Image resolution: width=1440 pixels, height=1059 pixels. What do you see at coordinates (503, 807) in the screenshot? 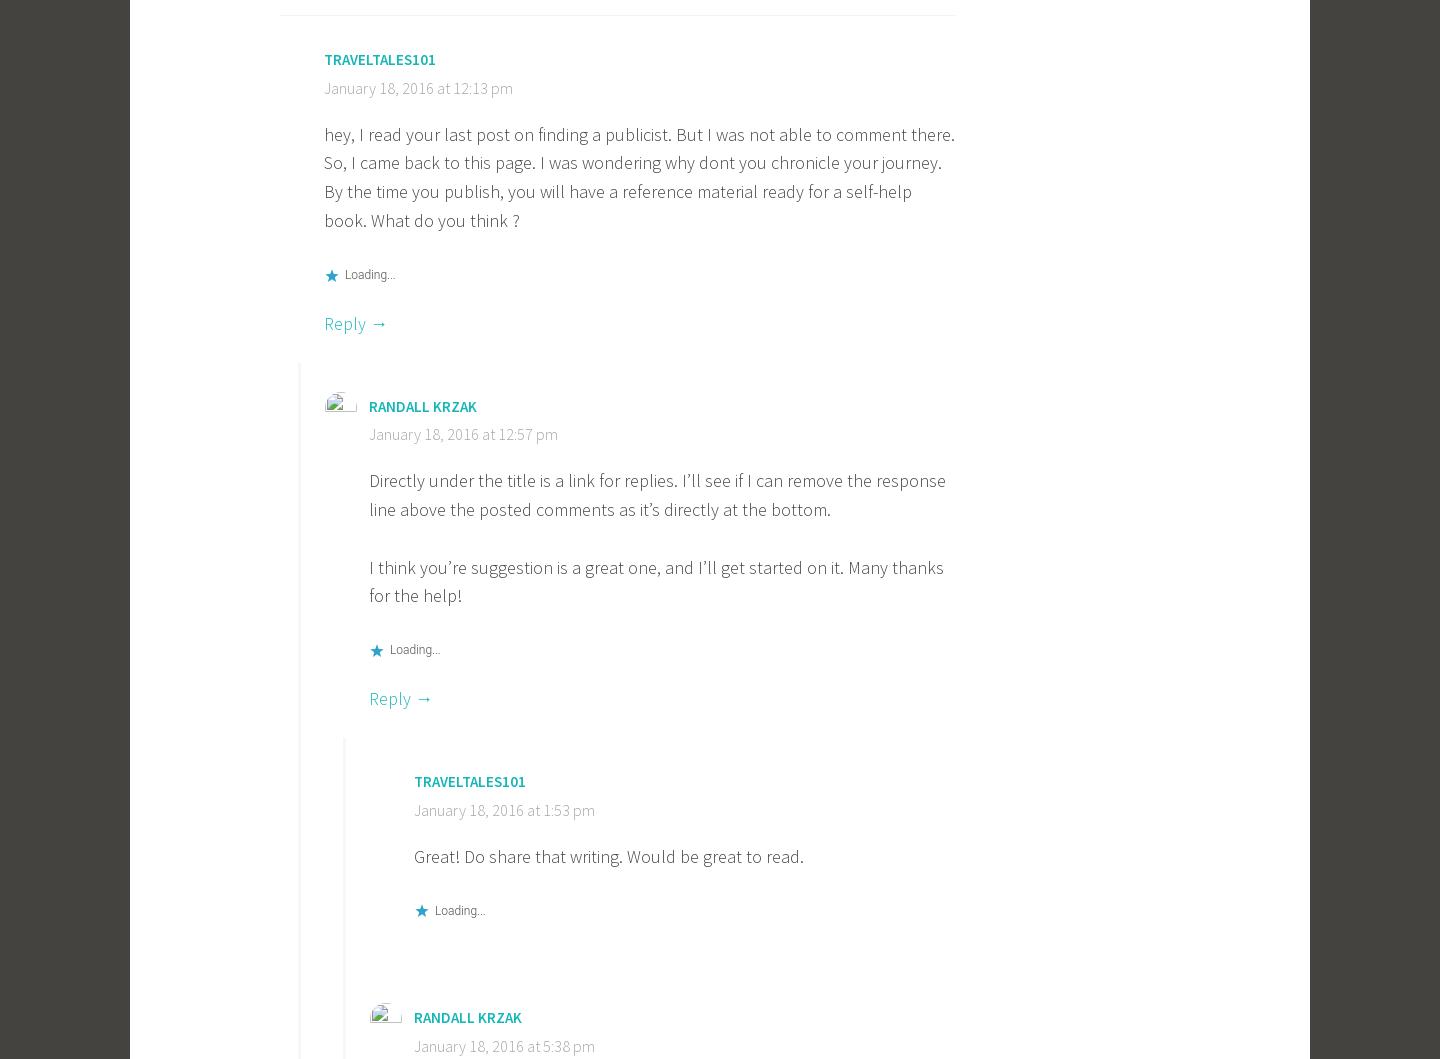
I see `'January 18, 2016 at 1:53 pm'` at bounding box center [503, 807].